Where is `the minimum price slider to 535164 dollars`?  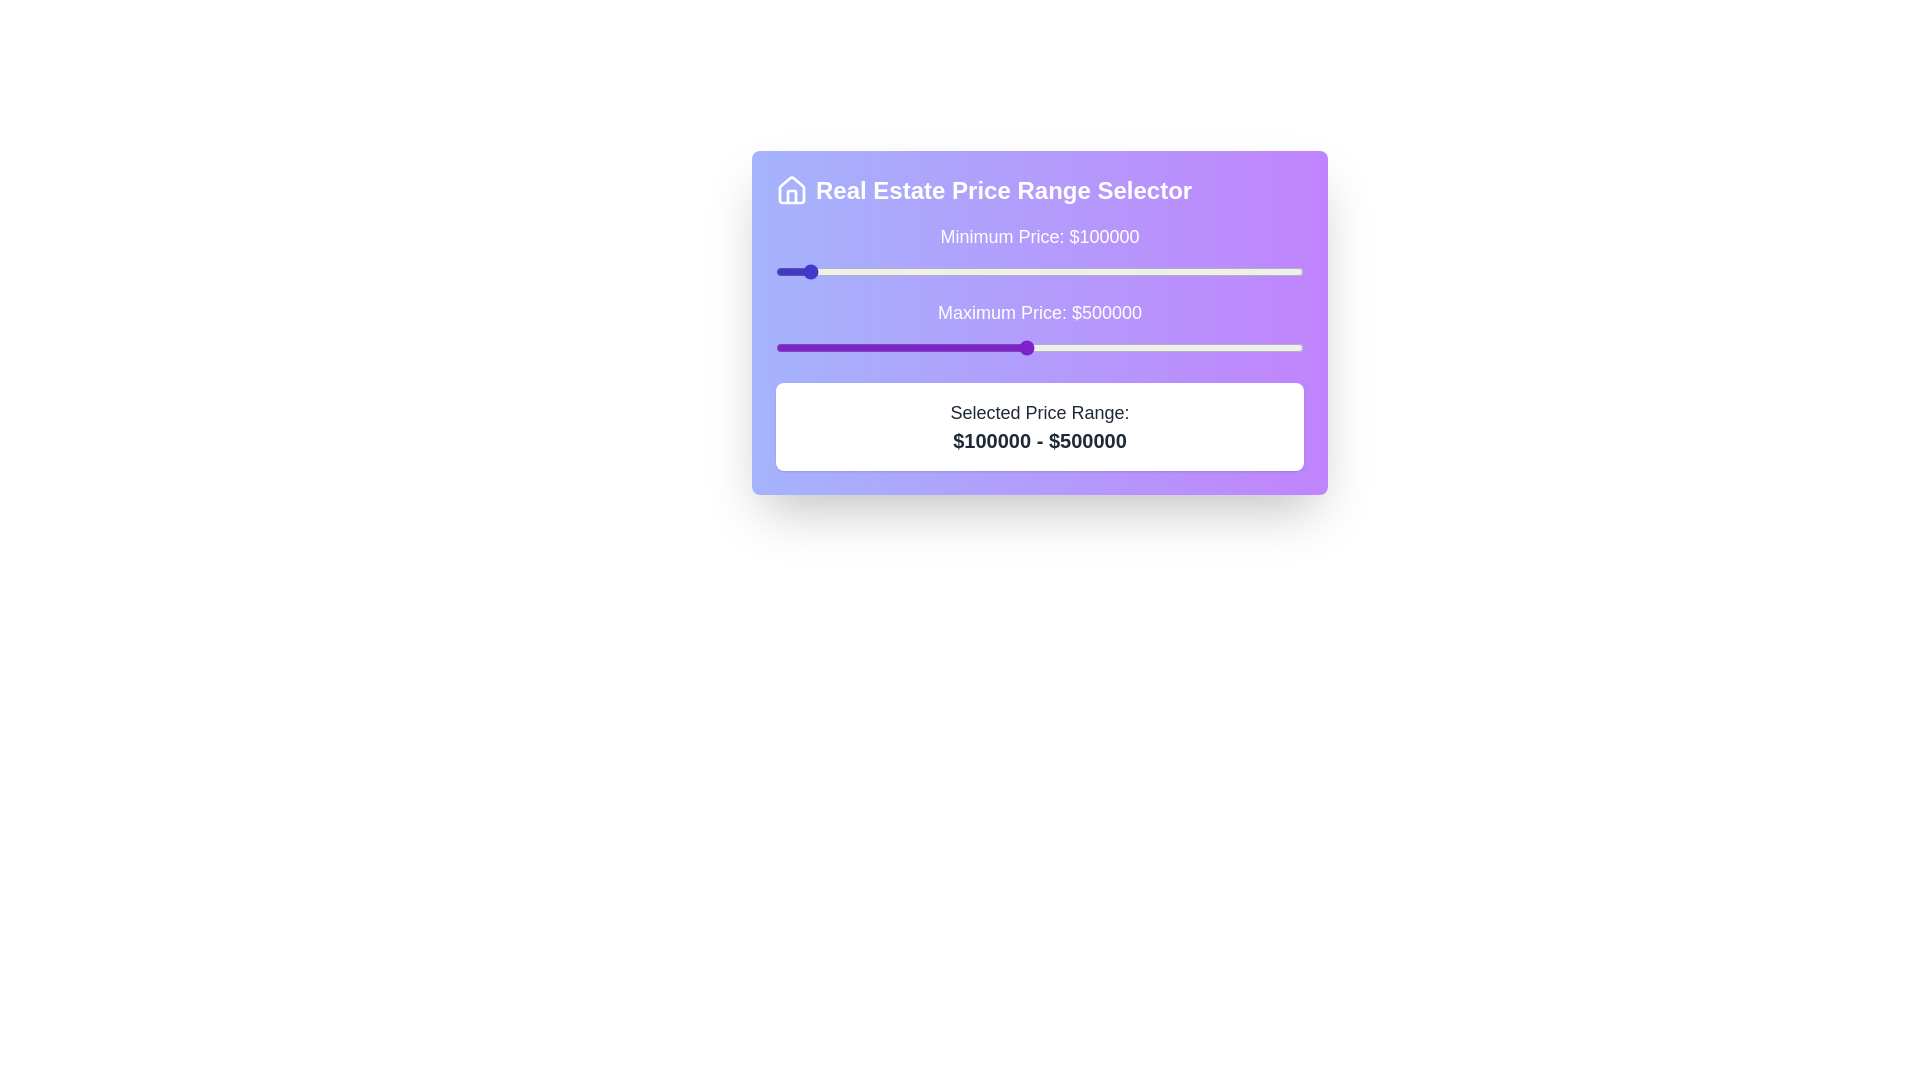 the minimum price slider to 535164 dollars is located at coordinates (1044, 272).